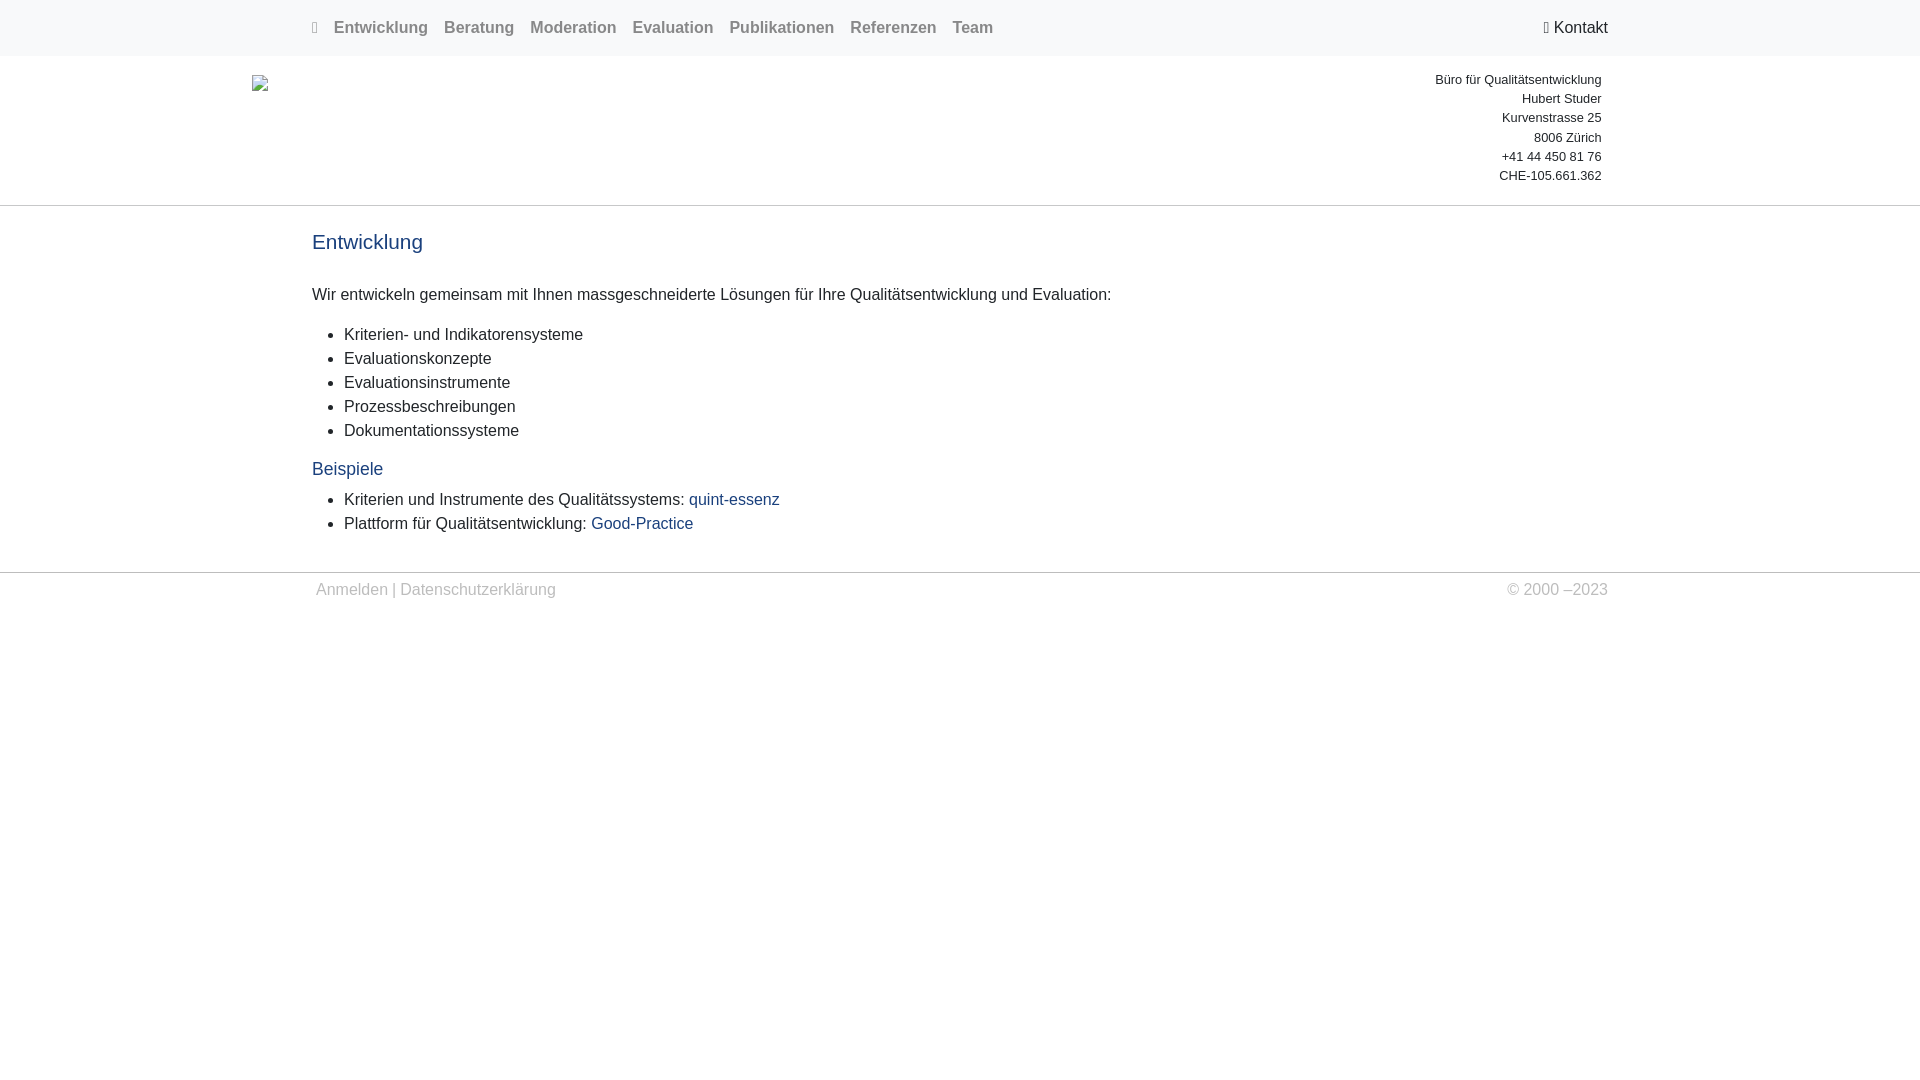  I want to click on 'Referenzen', so click(841, 27).